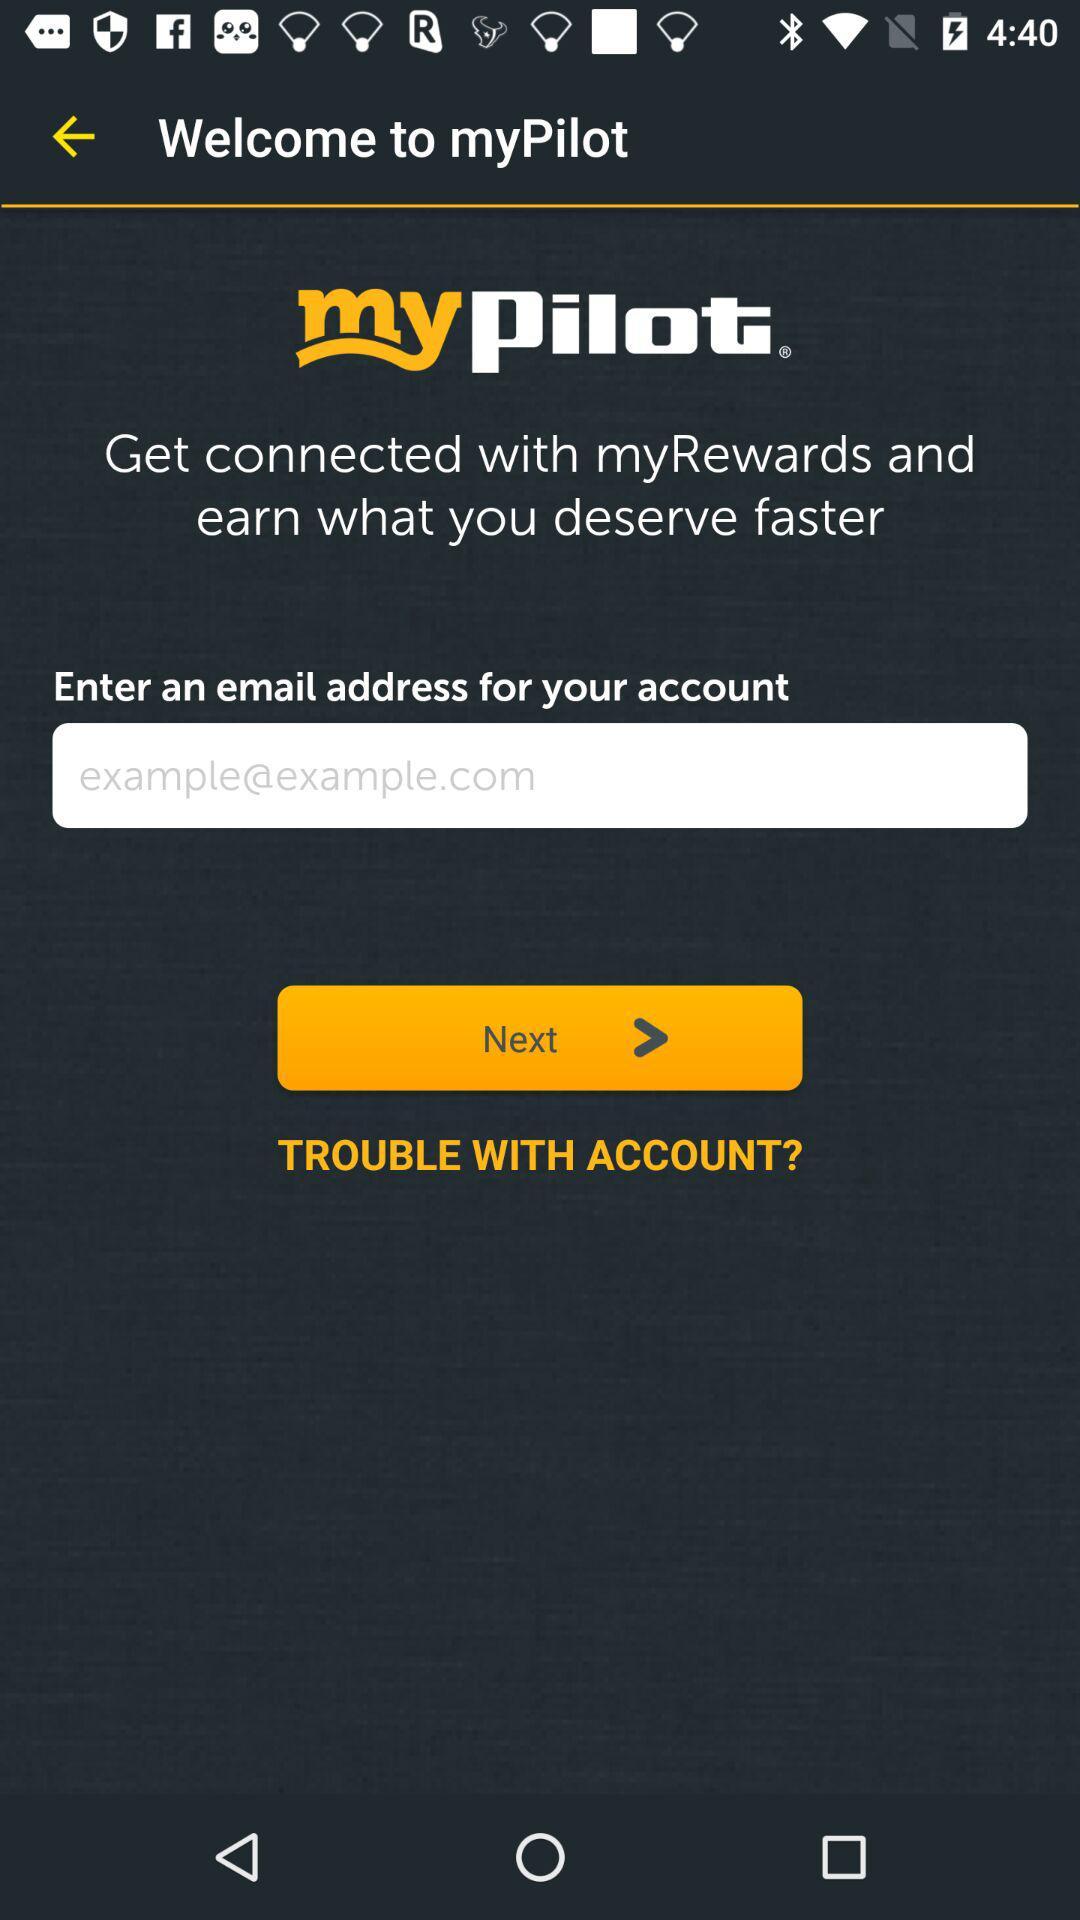 This screenshot has height=1920, width=1080. What do you see at coordinates (72, 135) in the screenshot?
I see `the item at the top left corner` at bounding box center [72, 135].